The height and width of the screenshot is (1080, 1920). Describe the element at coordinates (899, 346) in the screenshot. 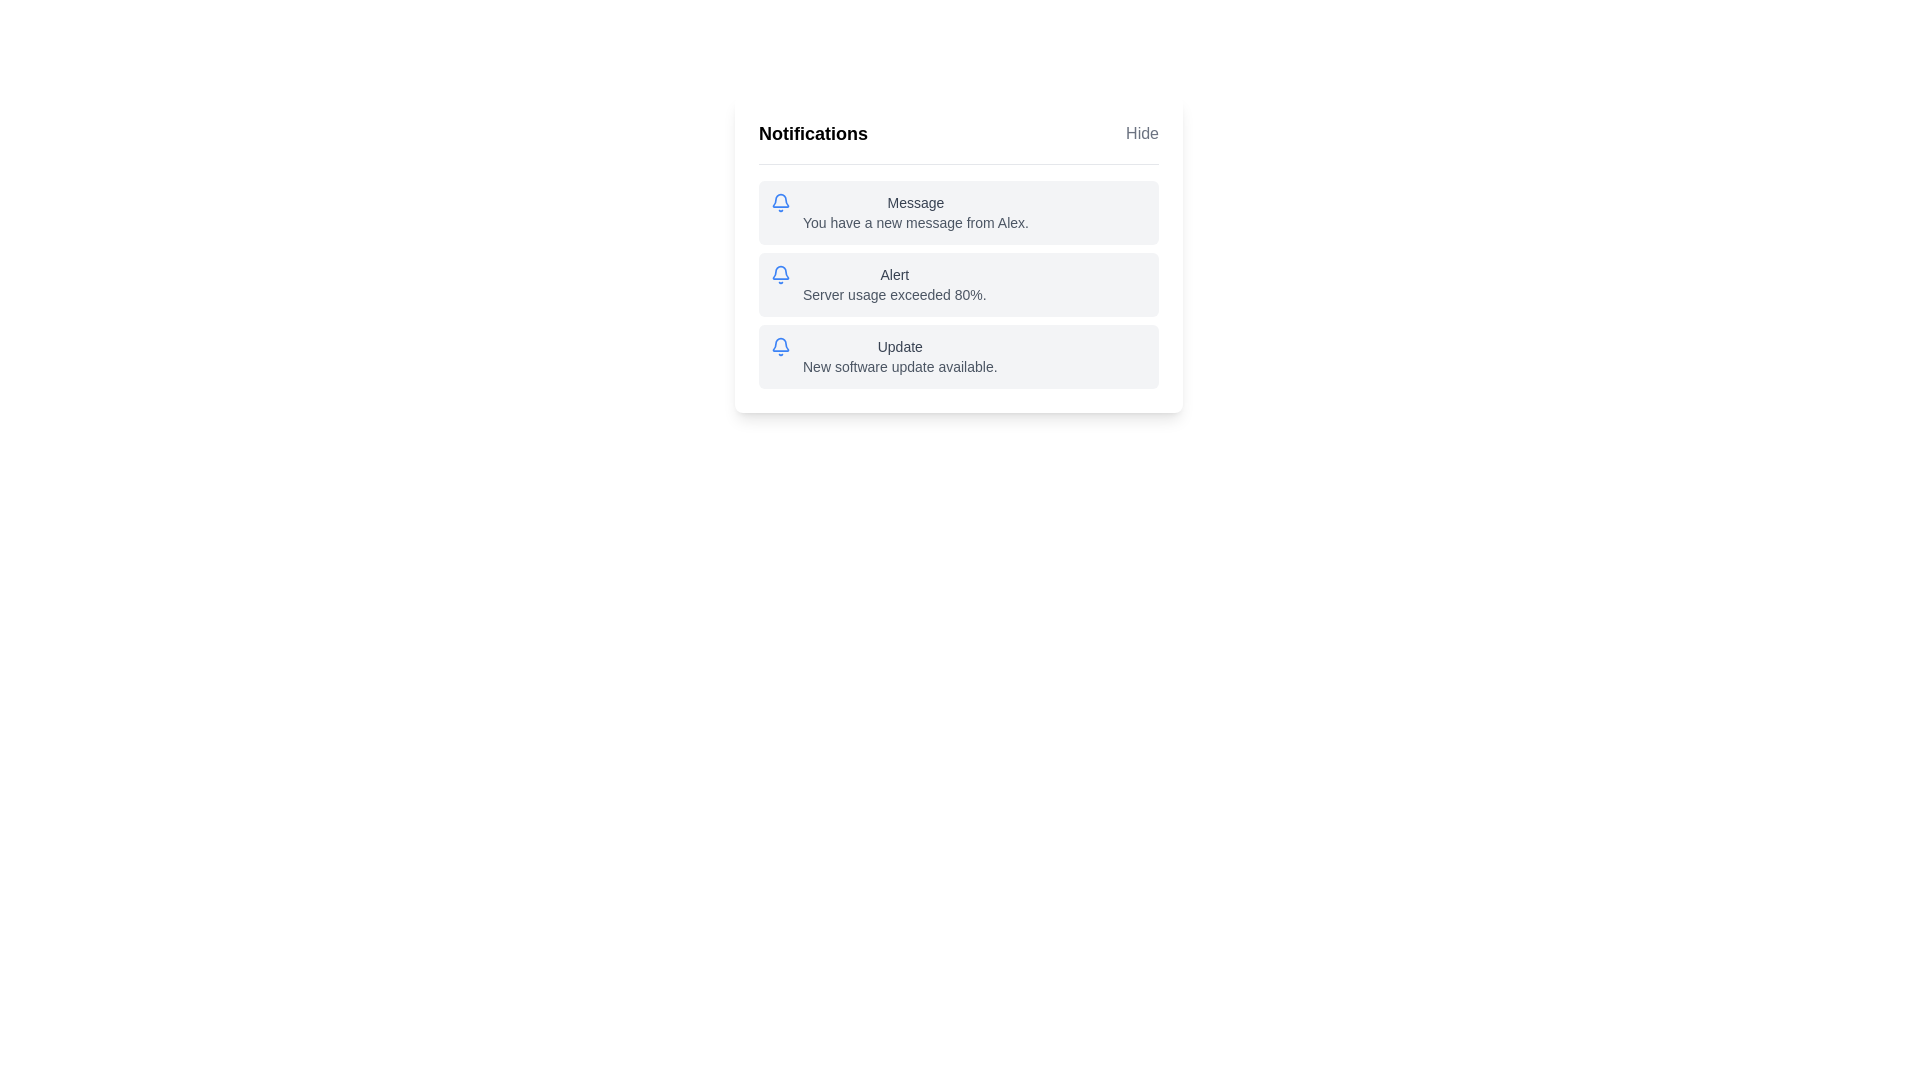

I see `the static text label that serves as the title for the notification, indicating an update alert, located above the text 'New software update available.'` at that location.